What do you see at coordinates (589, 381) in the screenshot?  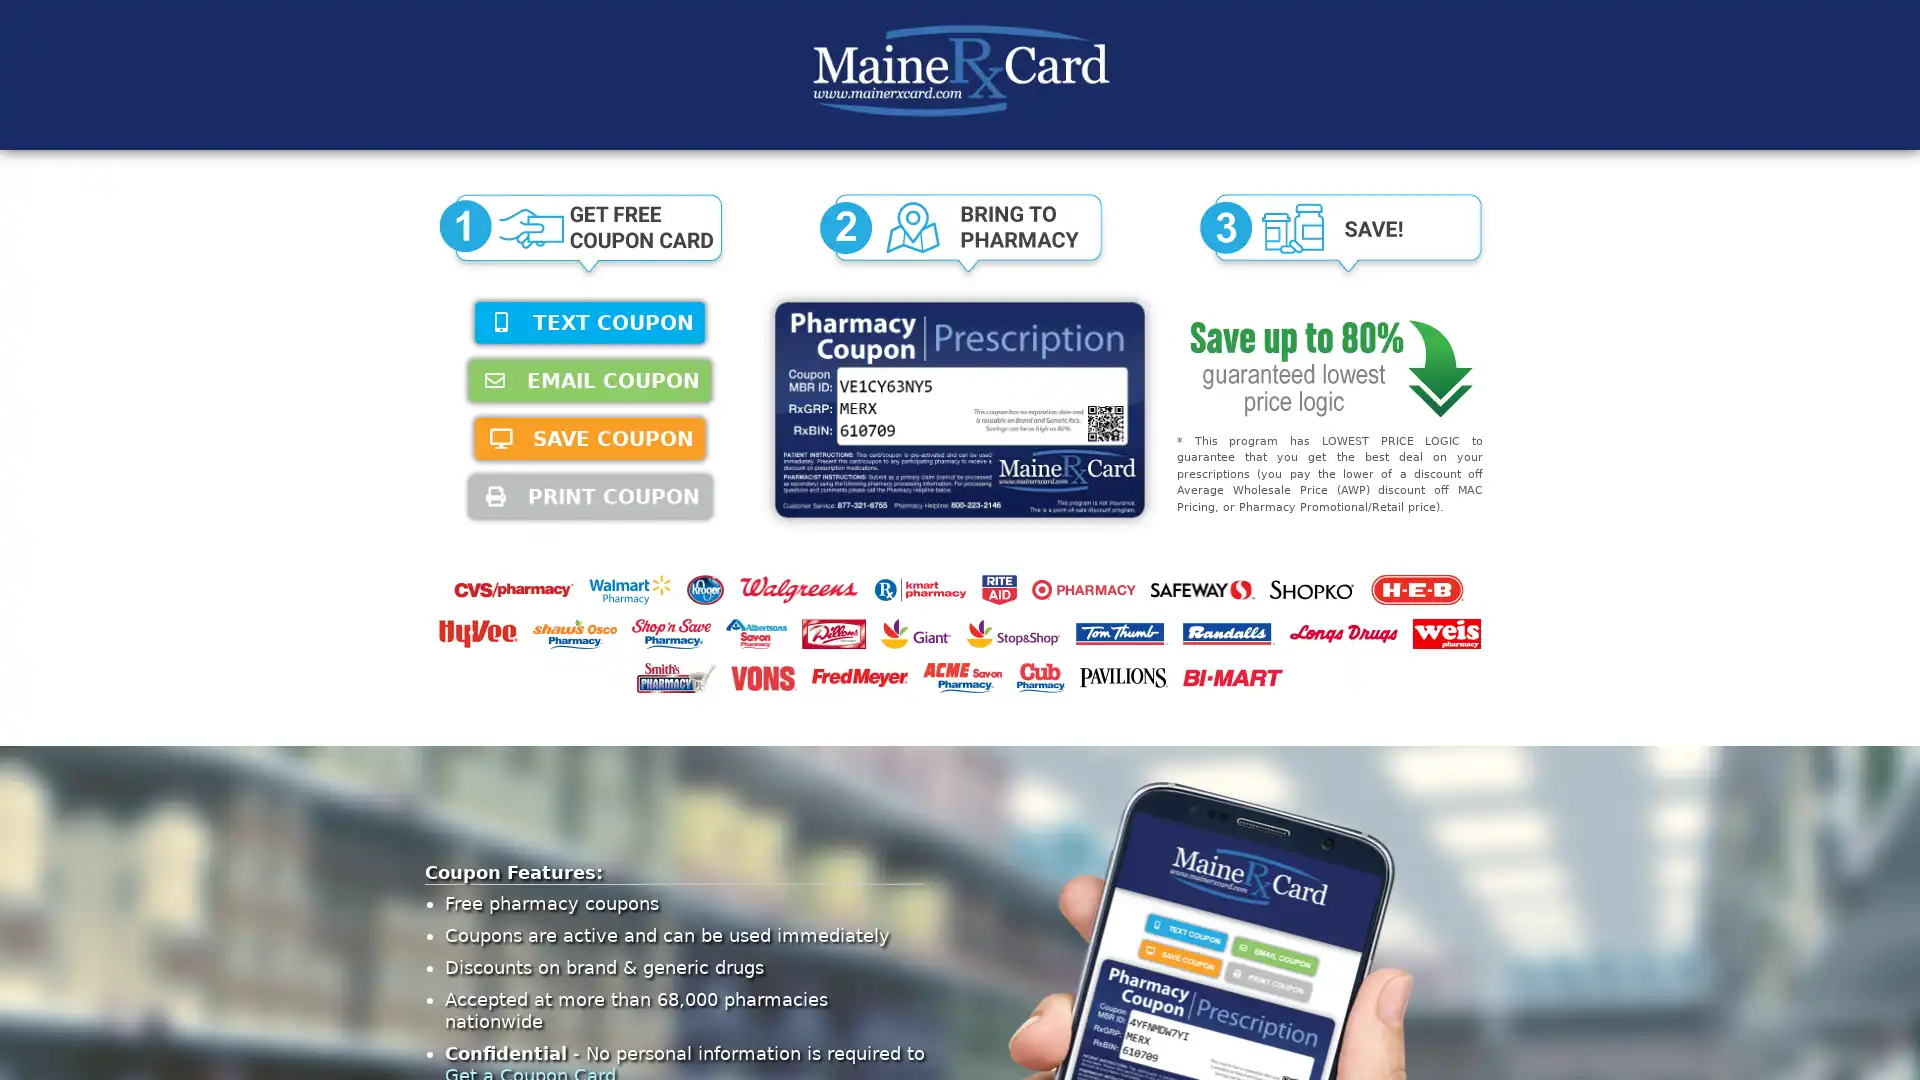 I see `EMAIL COUPON` at bounding box center [589, 381].